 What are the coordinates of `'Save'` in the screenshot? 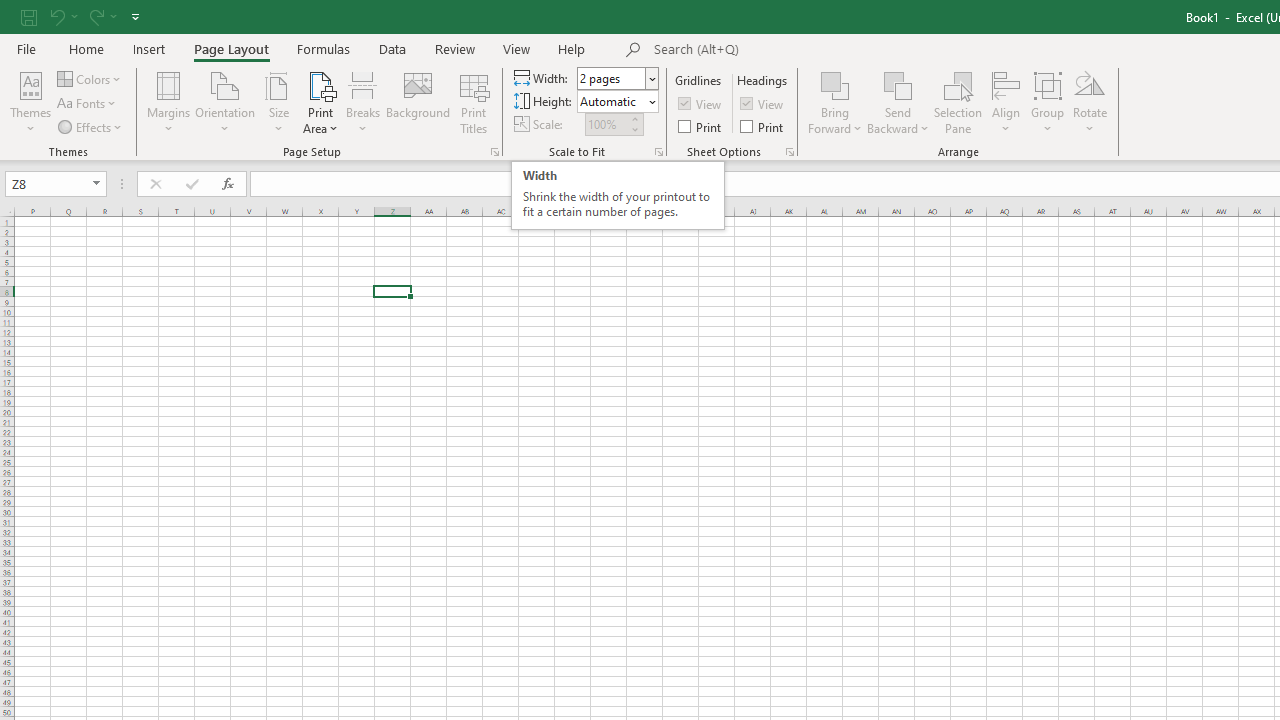 It's located at (29, 16).